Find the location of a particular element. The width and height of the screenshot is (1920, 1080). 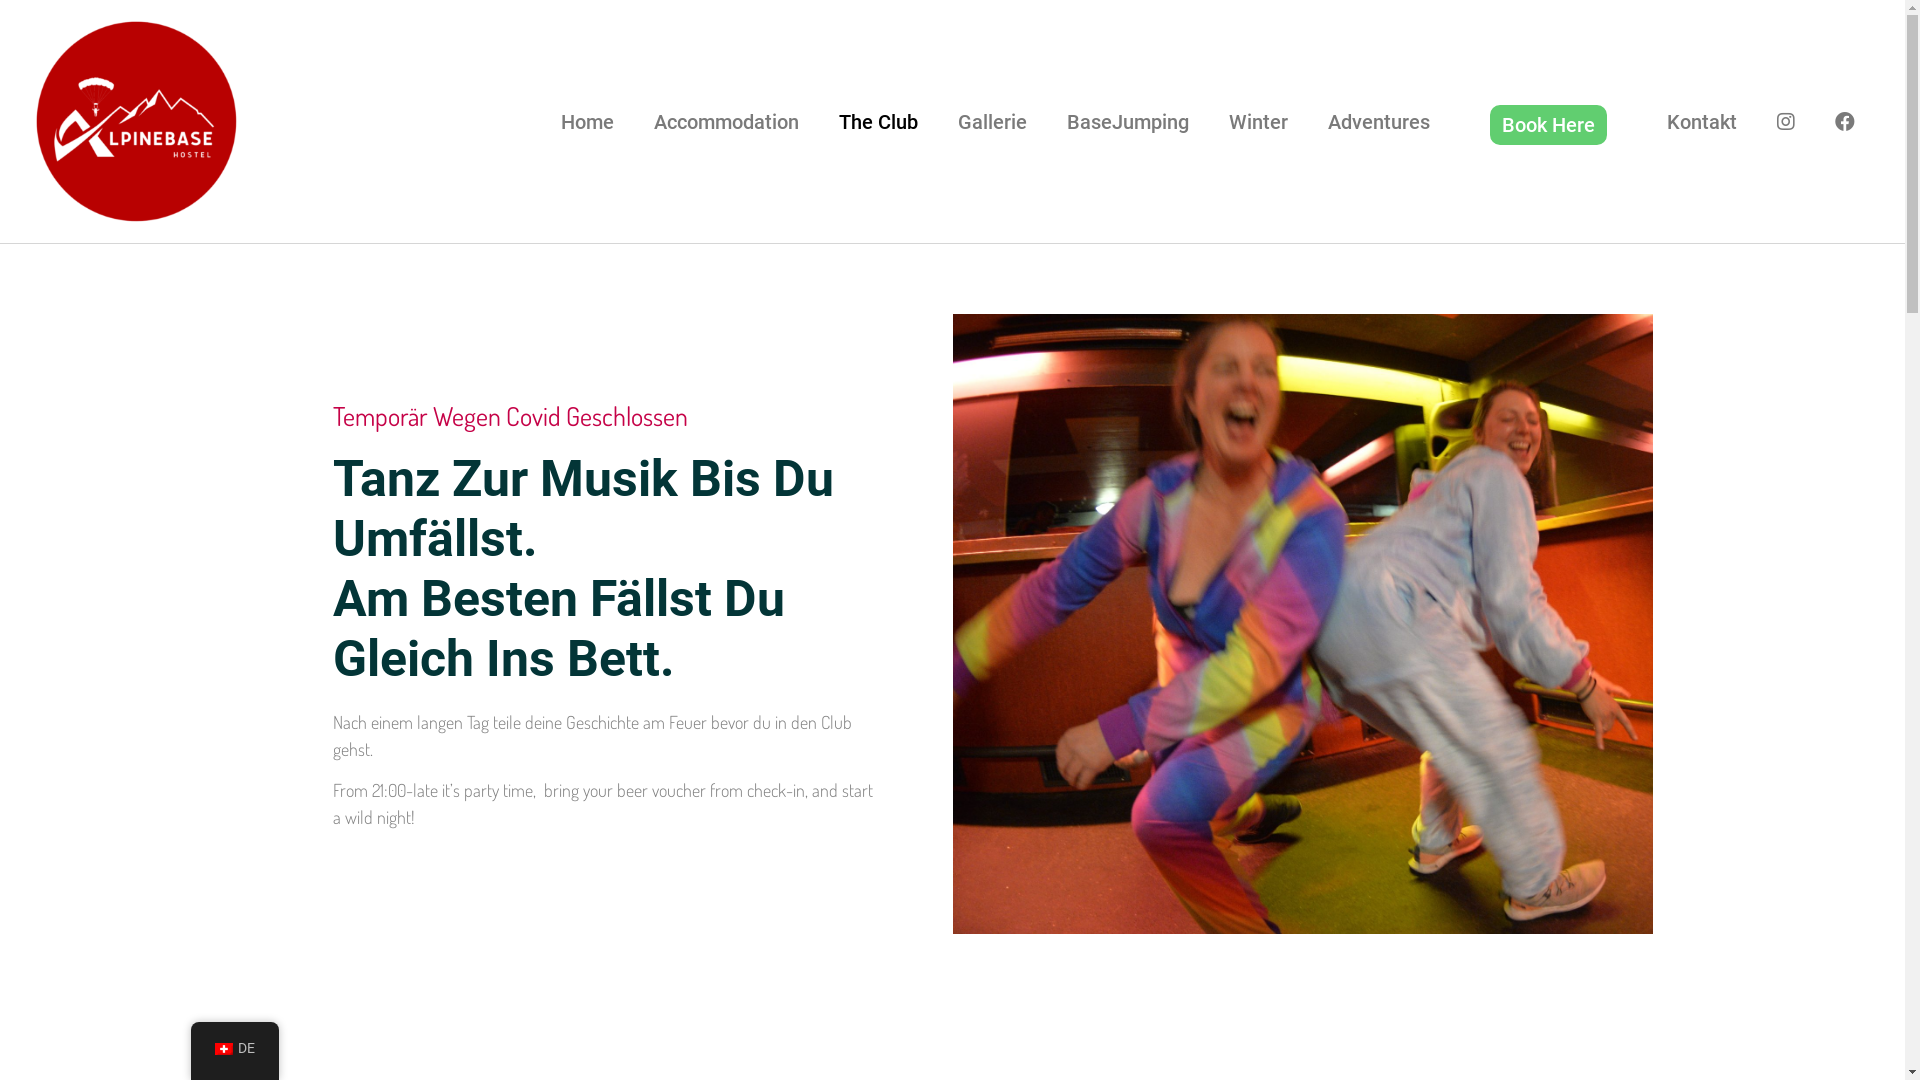

'Gallerie' is located at coordinates (992, 122).